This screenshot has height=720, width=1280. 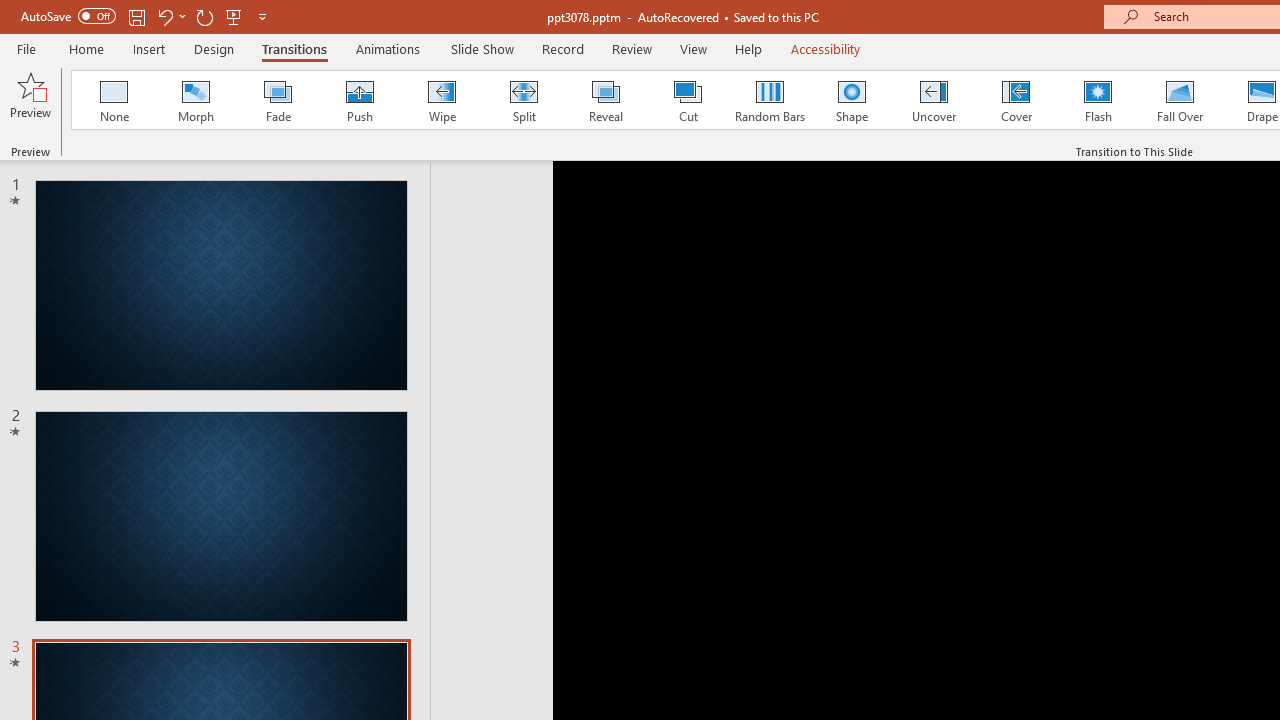 What do you see at coordinates (1016, 100) in the screenshot?
I see `'Cover'` at bounding box center [1016, 100].